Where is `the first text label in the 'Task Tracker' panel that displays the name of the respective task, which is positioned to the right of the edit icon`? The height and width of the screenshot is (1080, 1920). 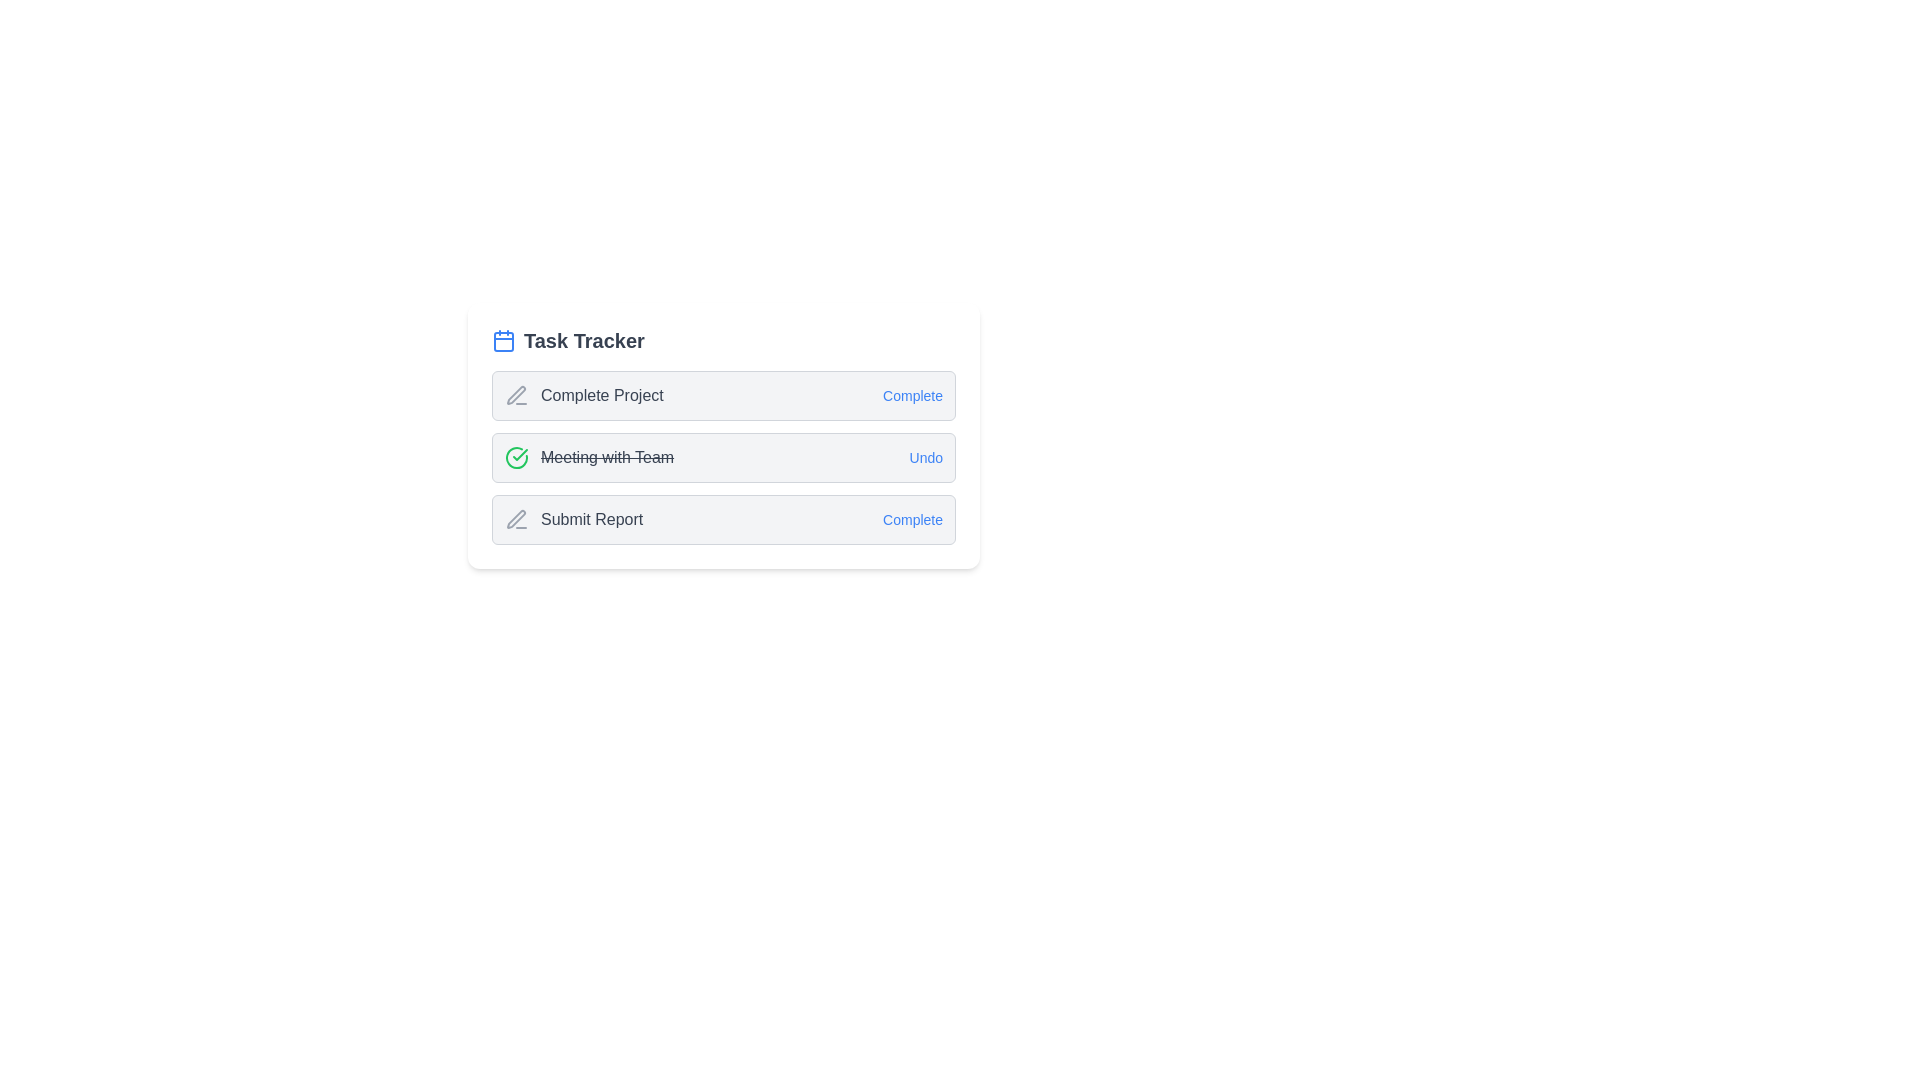
the first text label in the 'Task Tracker' panel that displays the name of the respective task, which is positioned to the right of the edit icon is located at coordinates (601, 396).